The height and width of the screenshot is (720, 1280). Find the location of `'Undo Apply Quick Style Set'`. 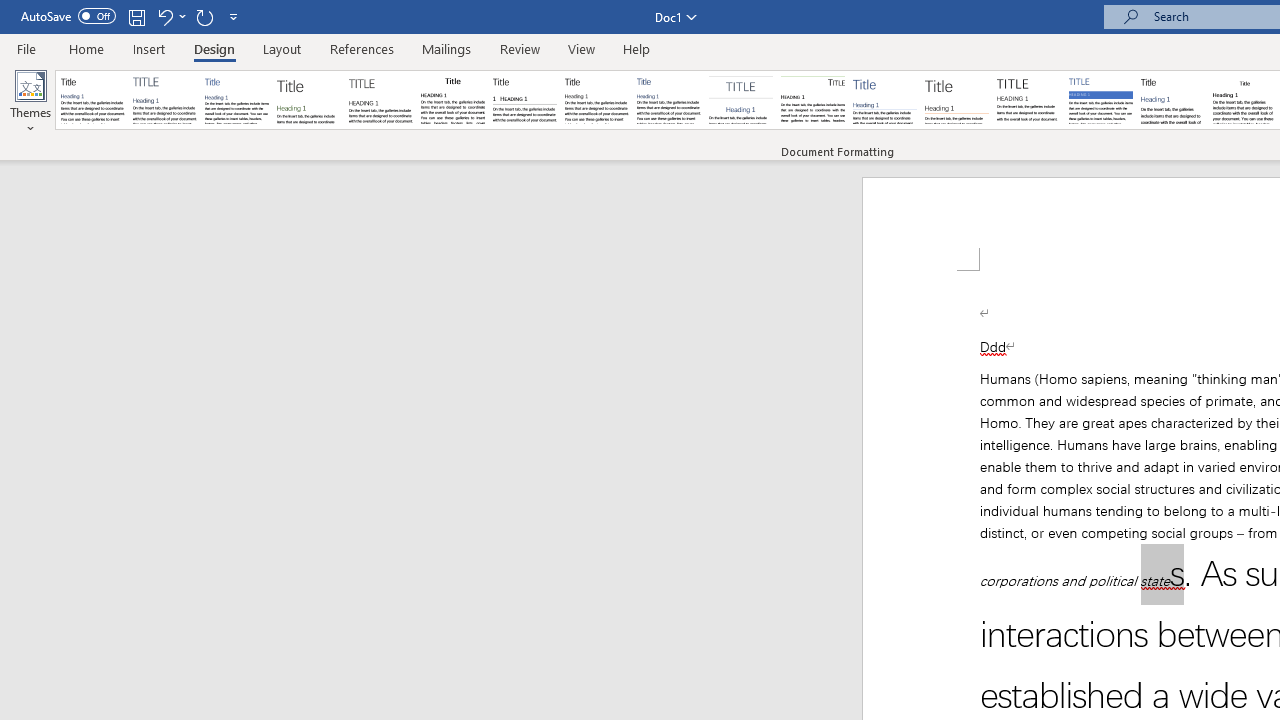

'Undo Apply Quick Style Set' is located at coordinates (170, 16).